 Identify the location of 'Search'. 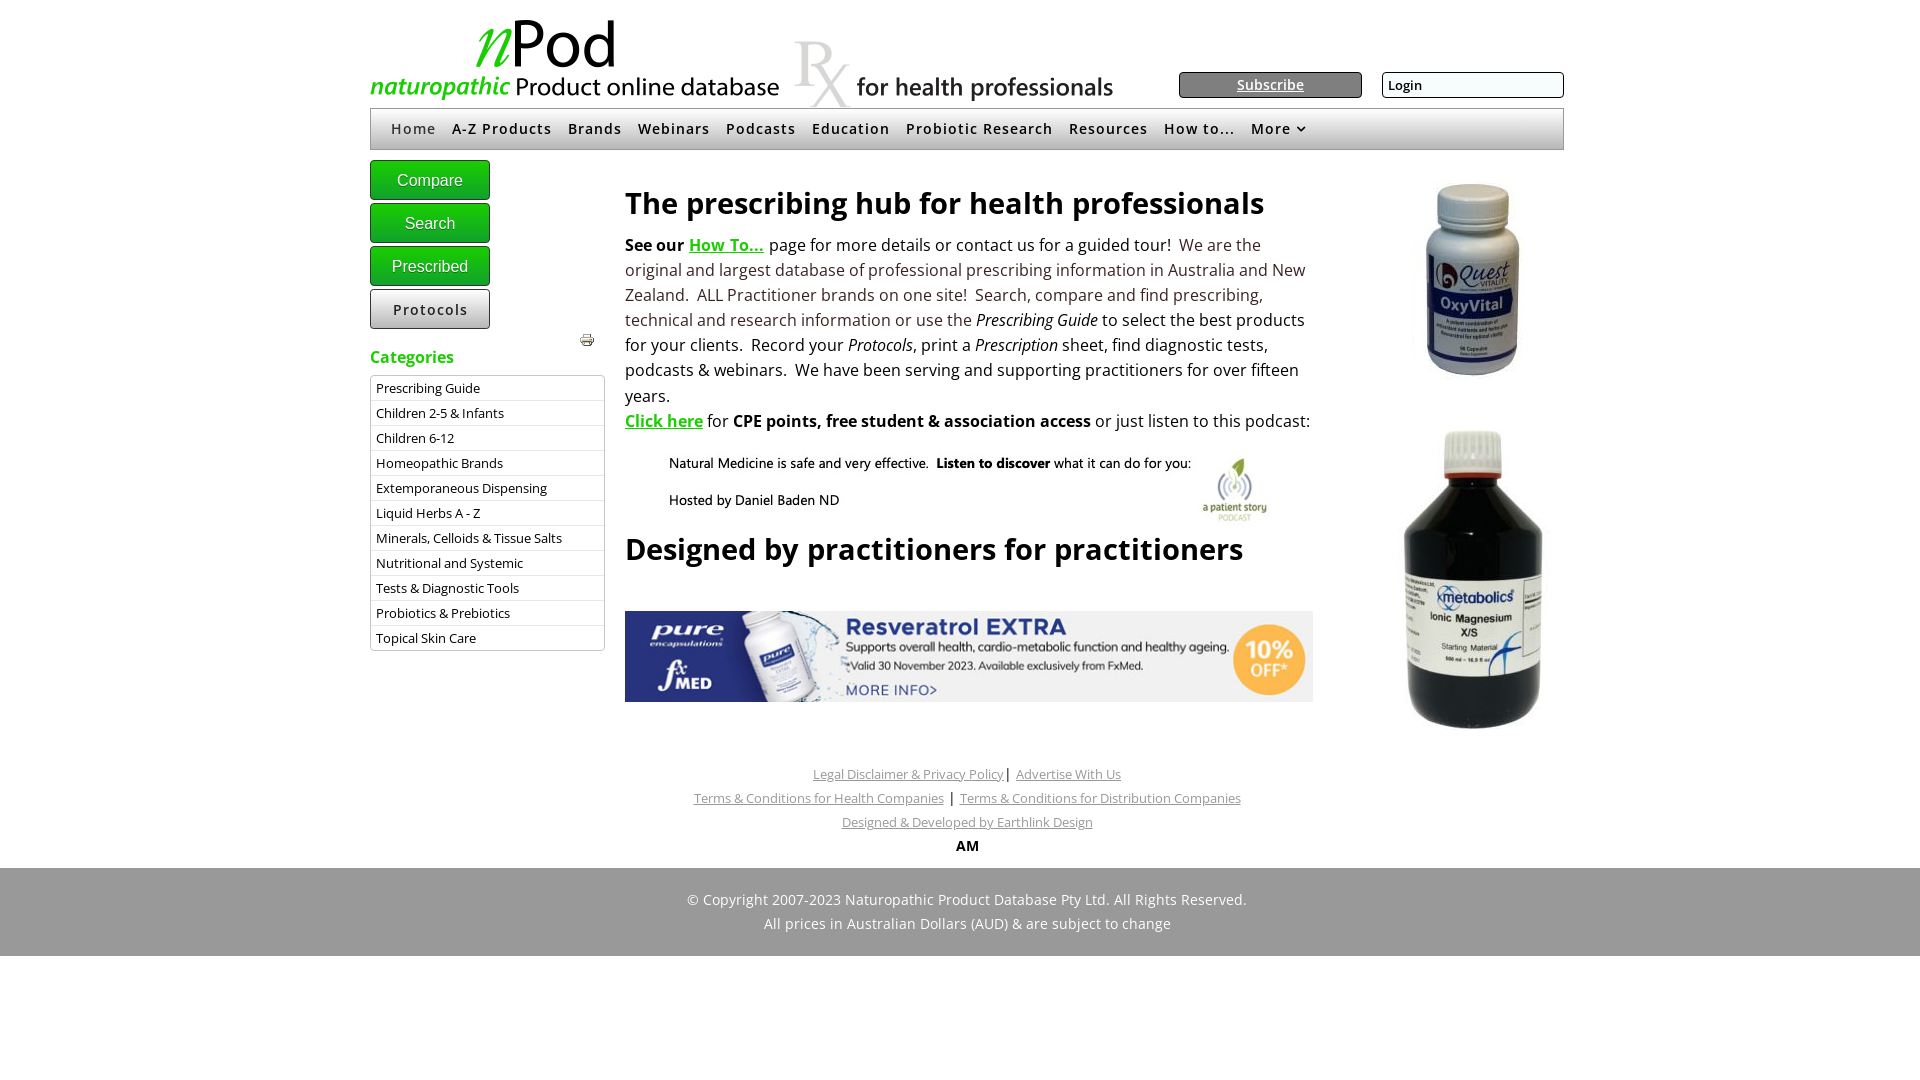
(429, 223).